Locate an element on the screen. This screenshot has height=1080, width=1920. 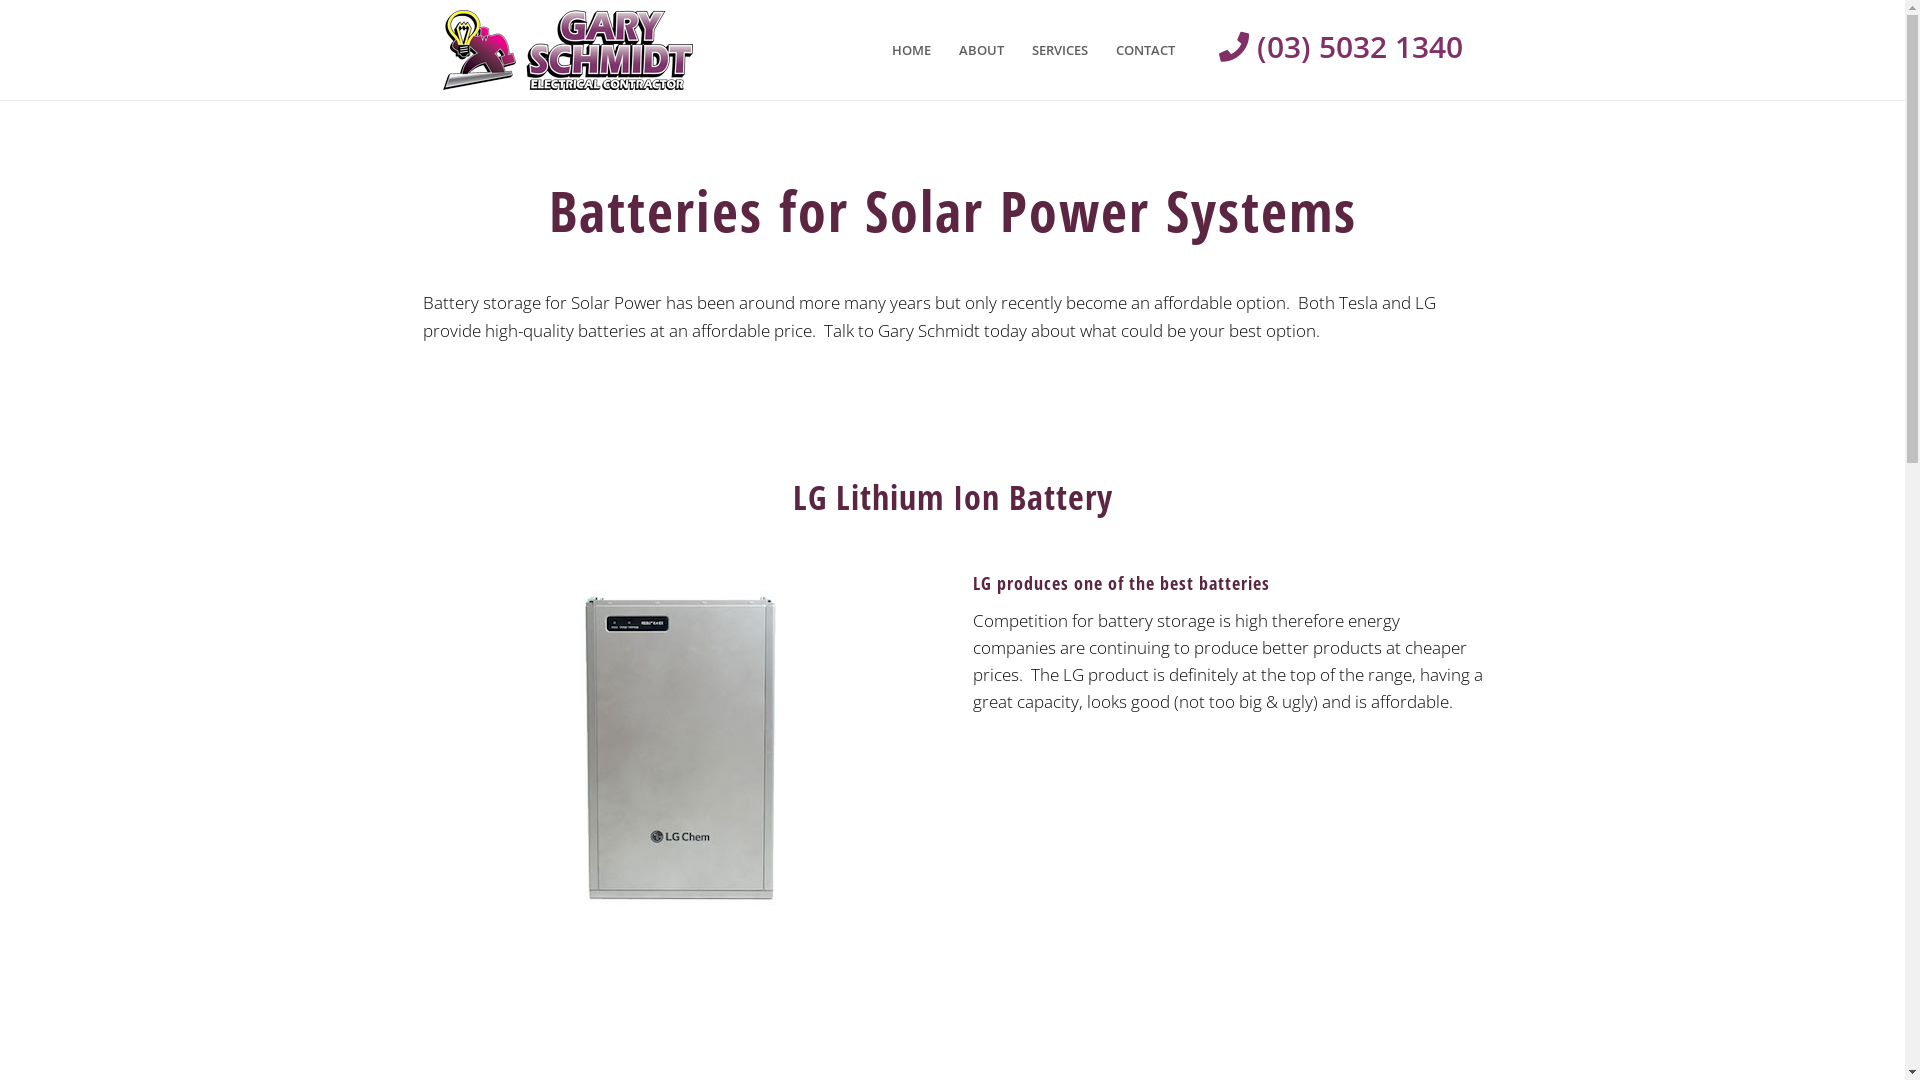
'LG Battery' is located at coordinates (677, 751).